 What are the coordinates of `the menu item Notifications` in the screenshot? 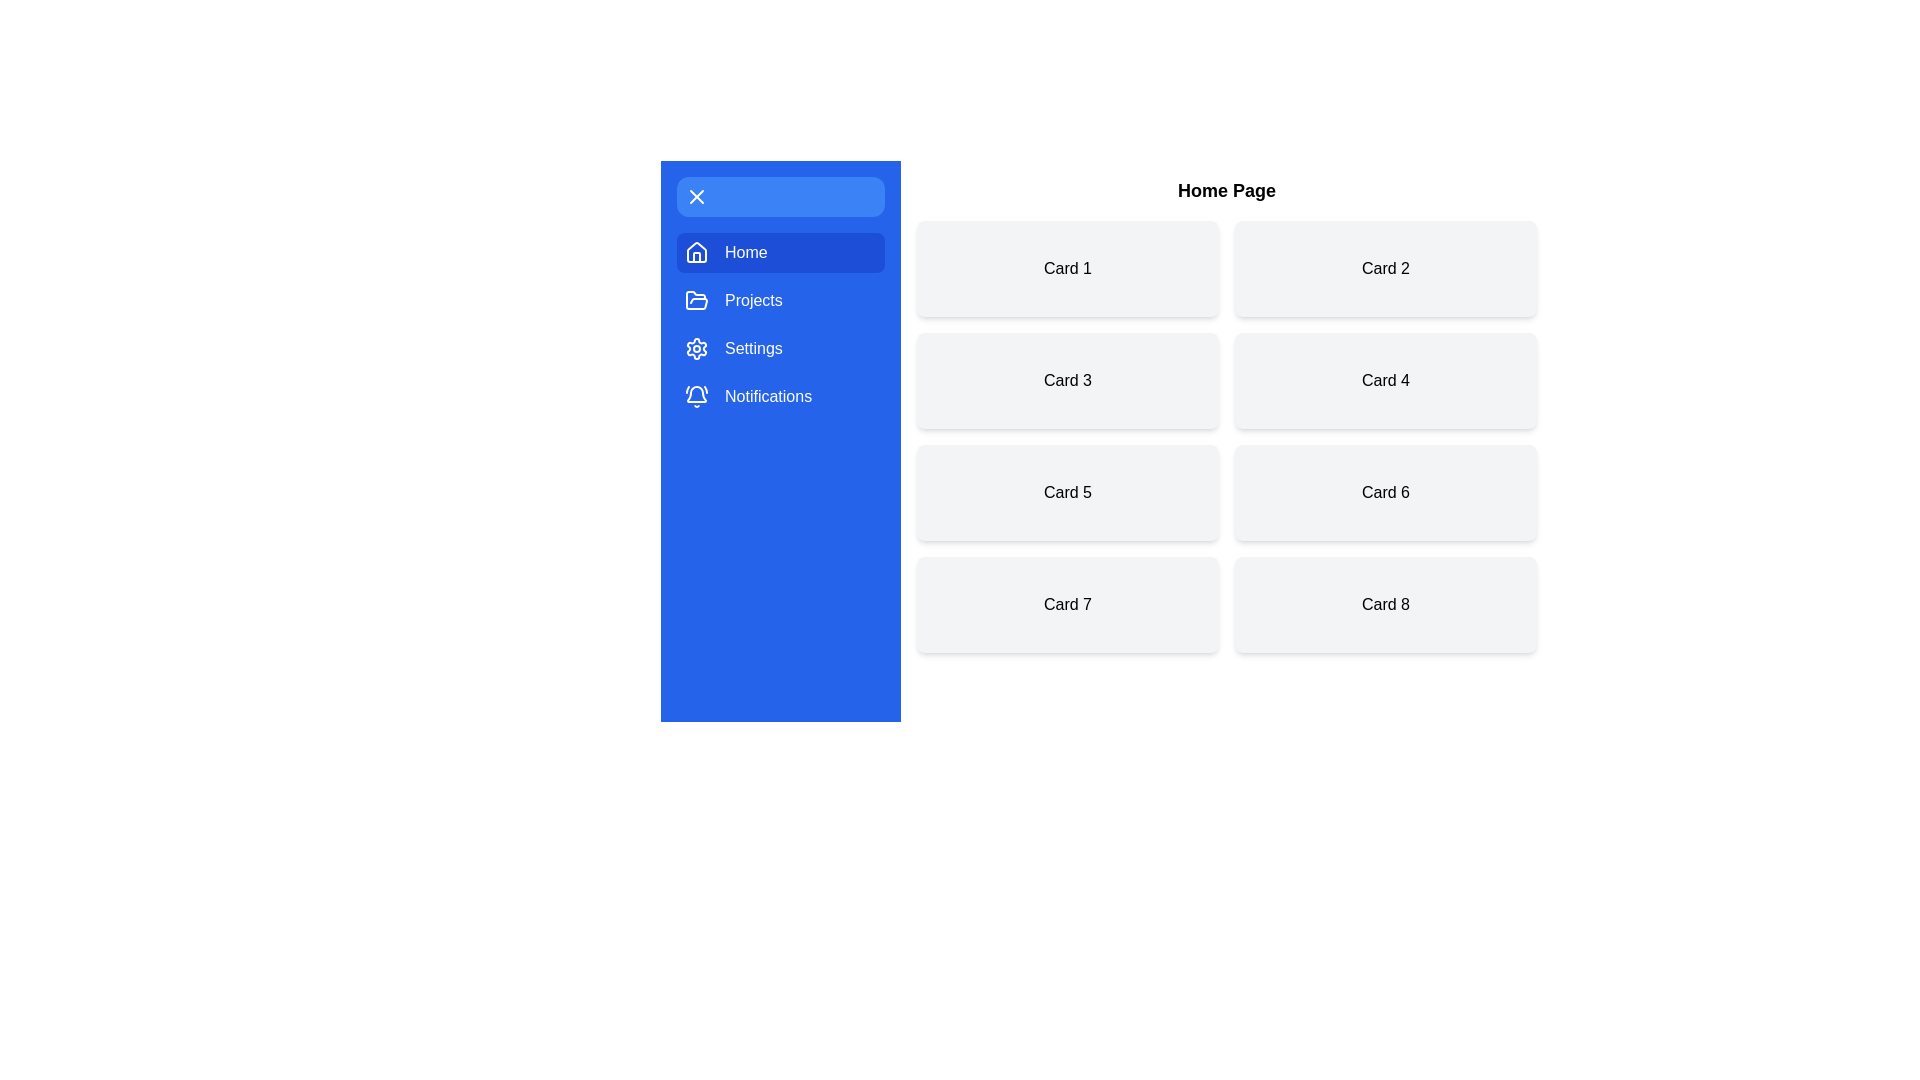 It's located at (780, 397).